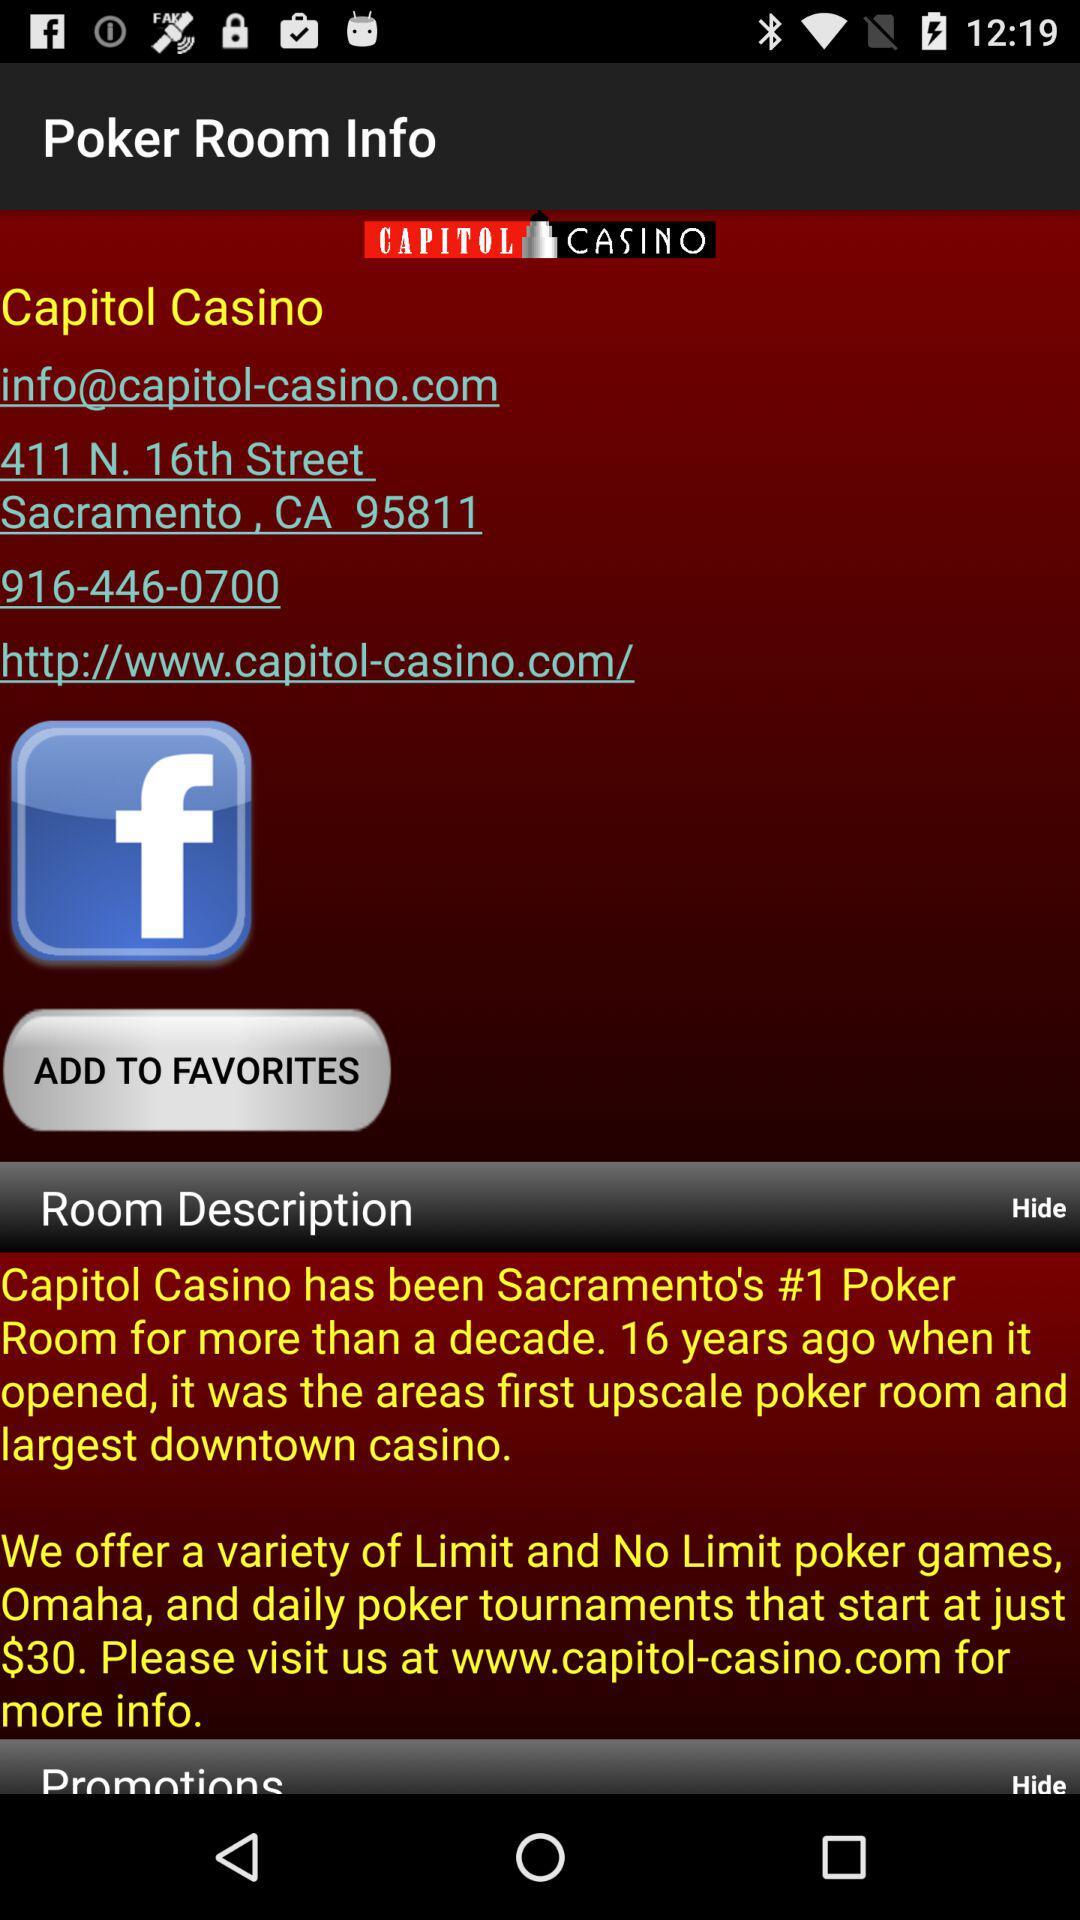 Image resolution: width=1080 pixels, height=1920 pixels. Describe the element at coordinates (139, 576) in the screenshot. I see `916-446-0700 item` at that location.